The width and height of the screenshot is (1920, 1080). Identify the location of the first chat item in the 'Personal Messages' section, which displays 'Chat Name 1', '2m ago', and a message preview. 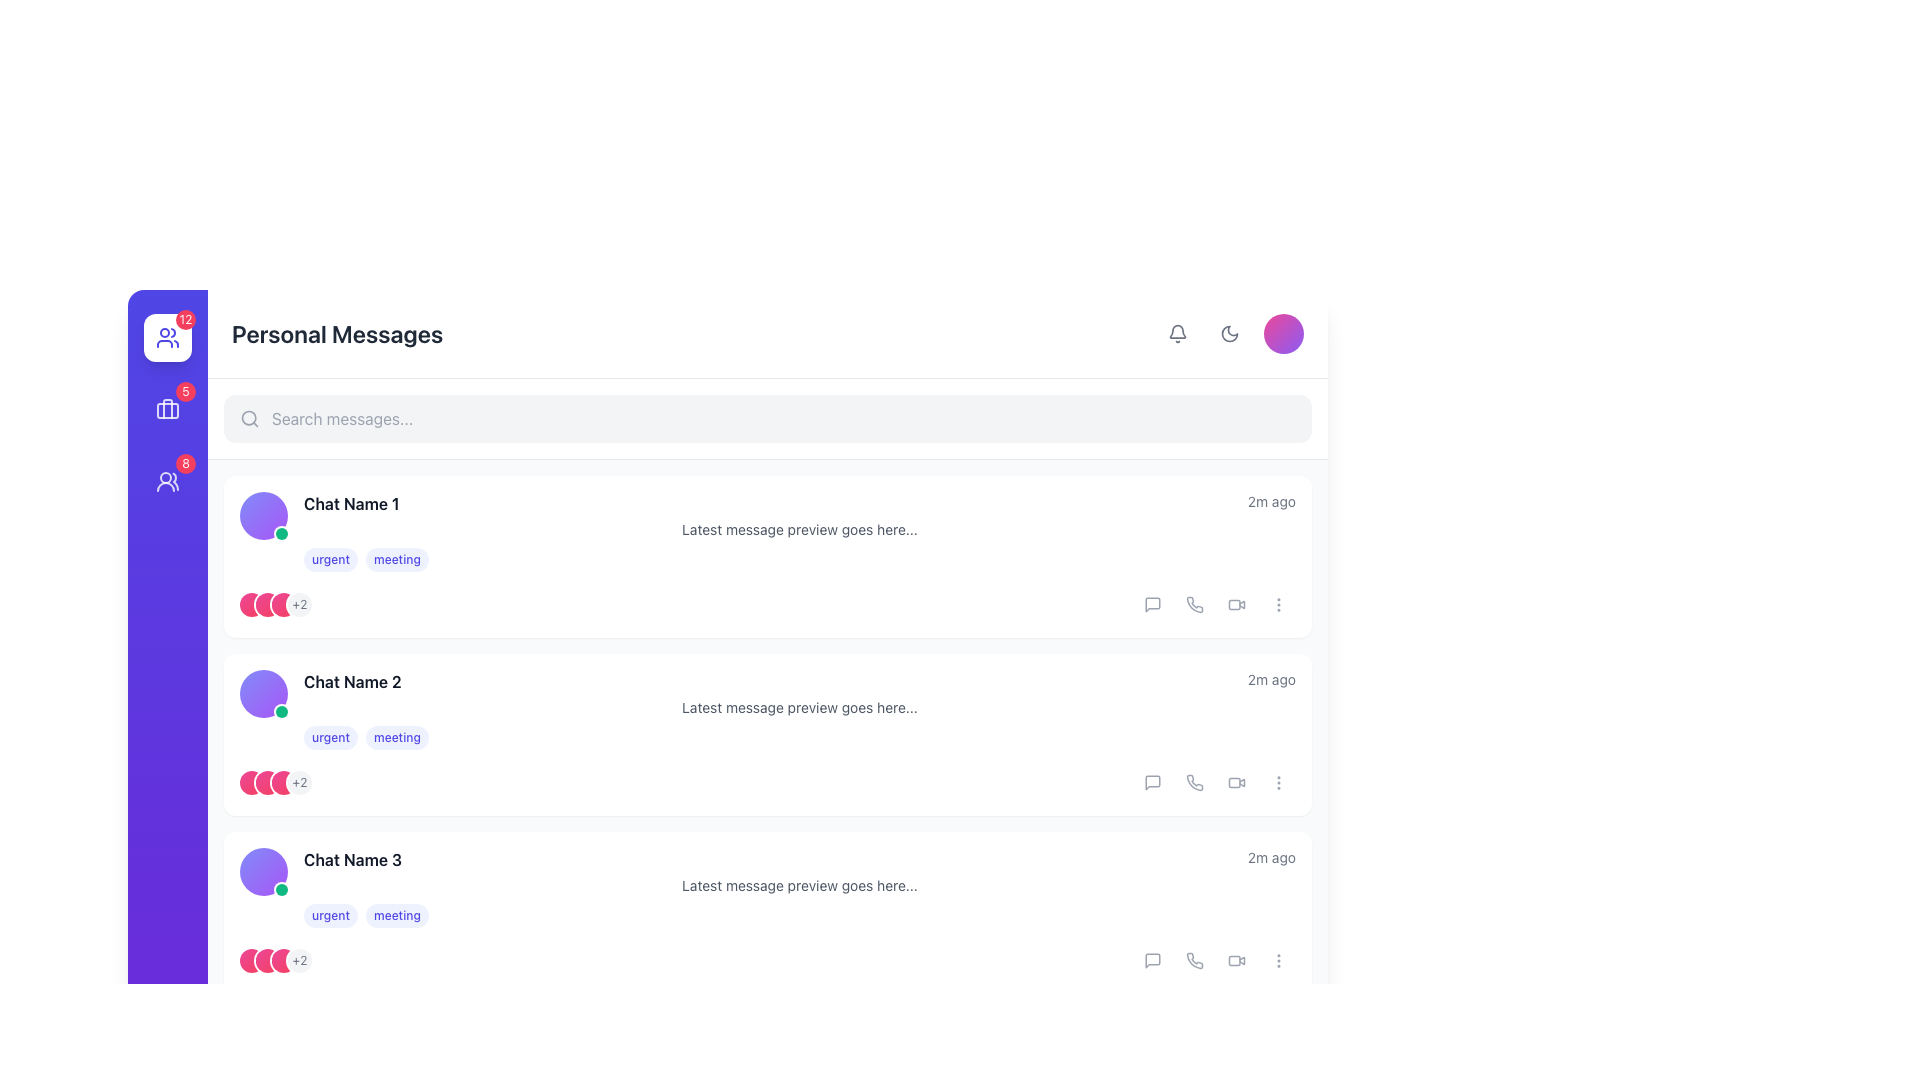
(767, 531).